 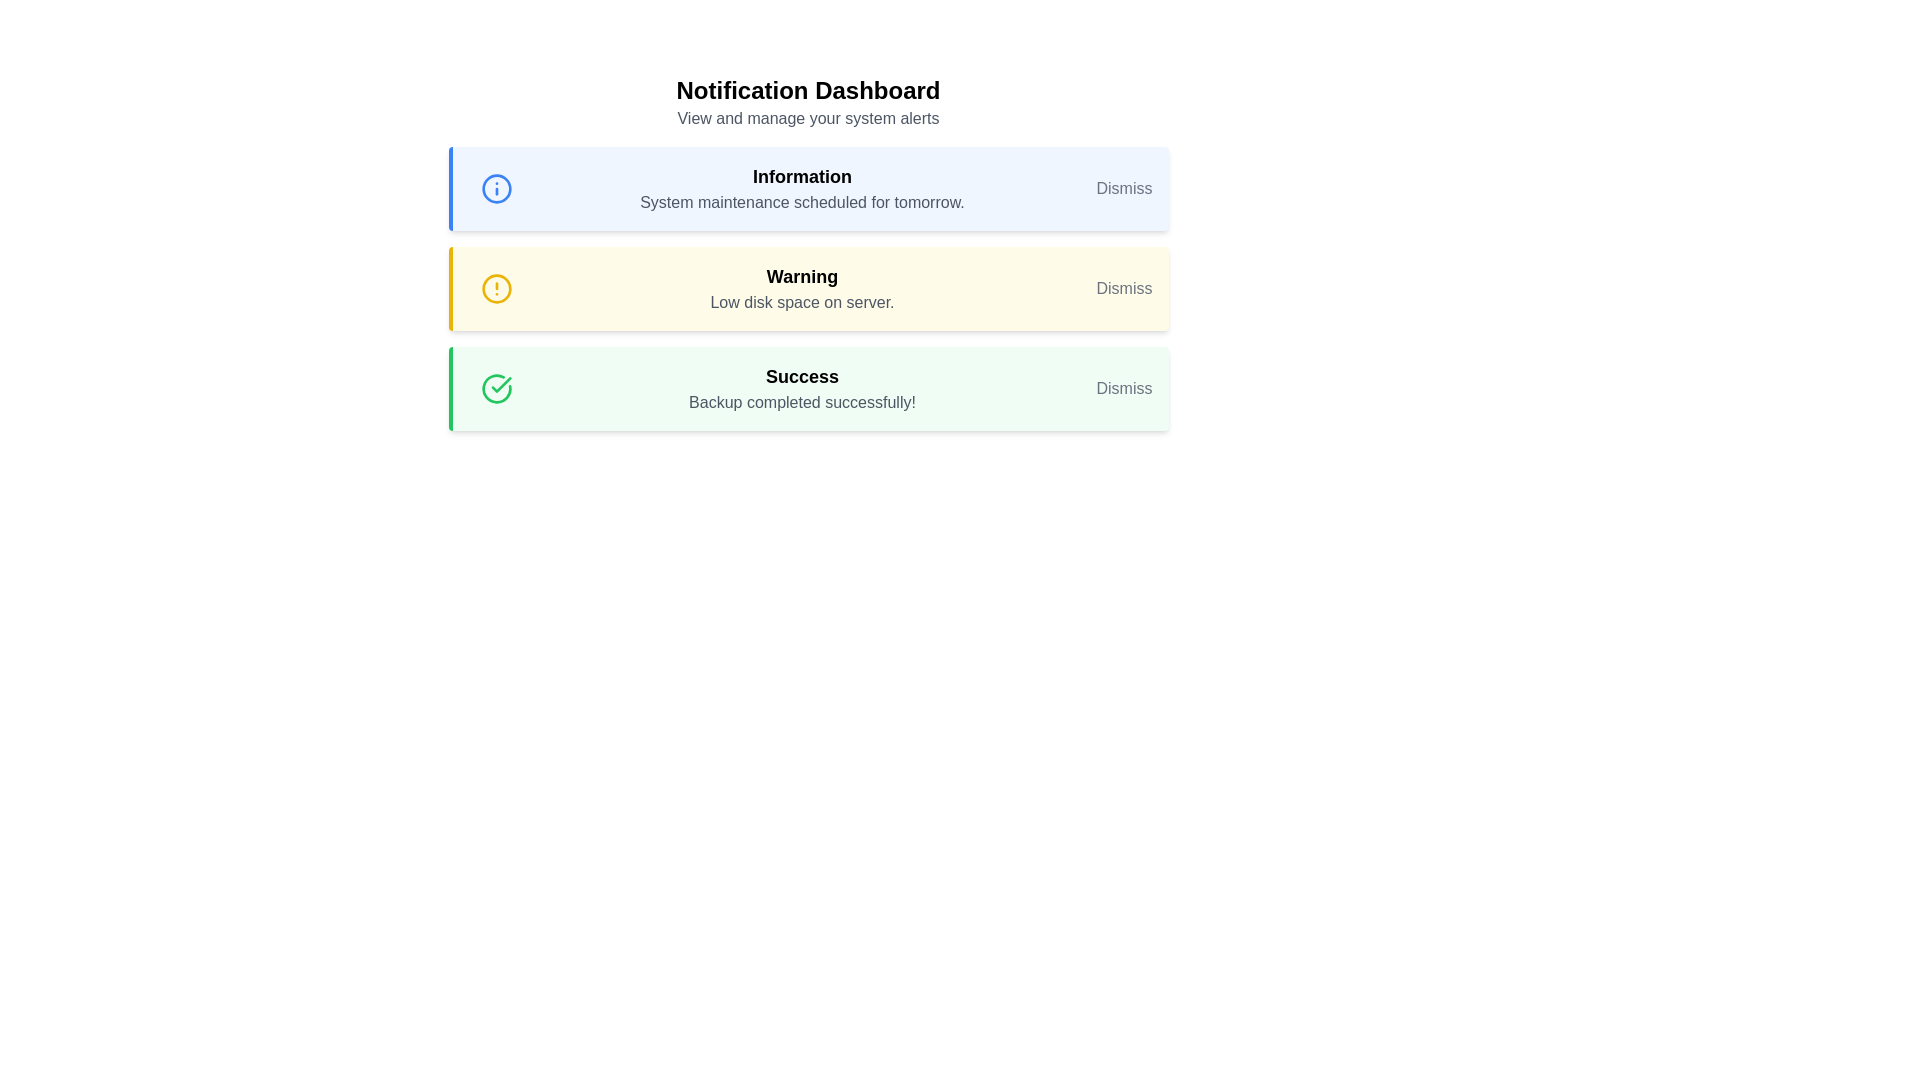 I want to click on the Text block with a heading and subtitle that introduces the Notification Dashboard module, positioned at the top of the displayed content, so click(x=808, y=103).